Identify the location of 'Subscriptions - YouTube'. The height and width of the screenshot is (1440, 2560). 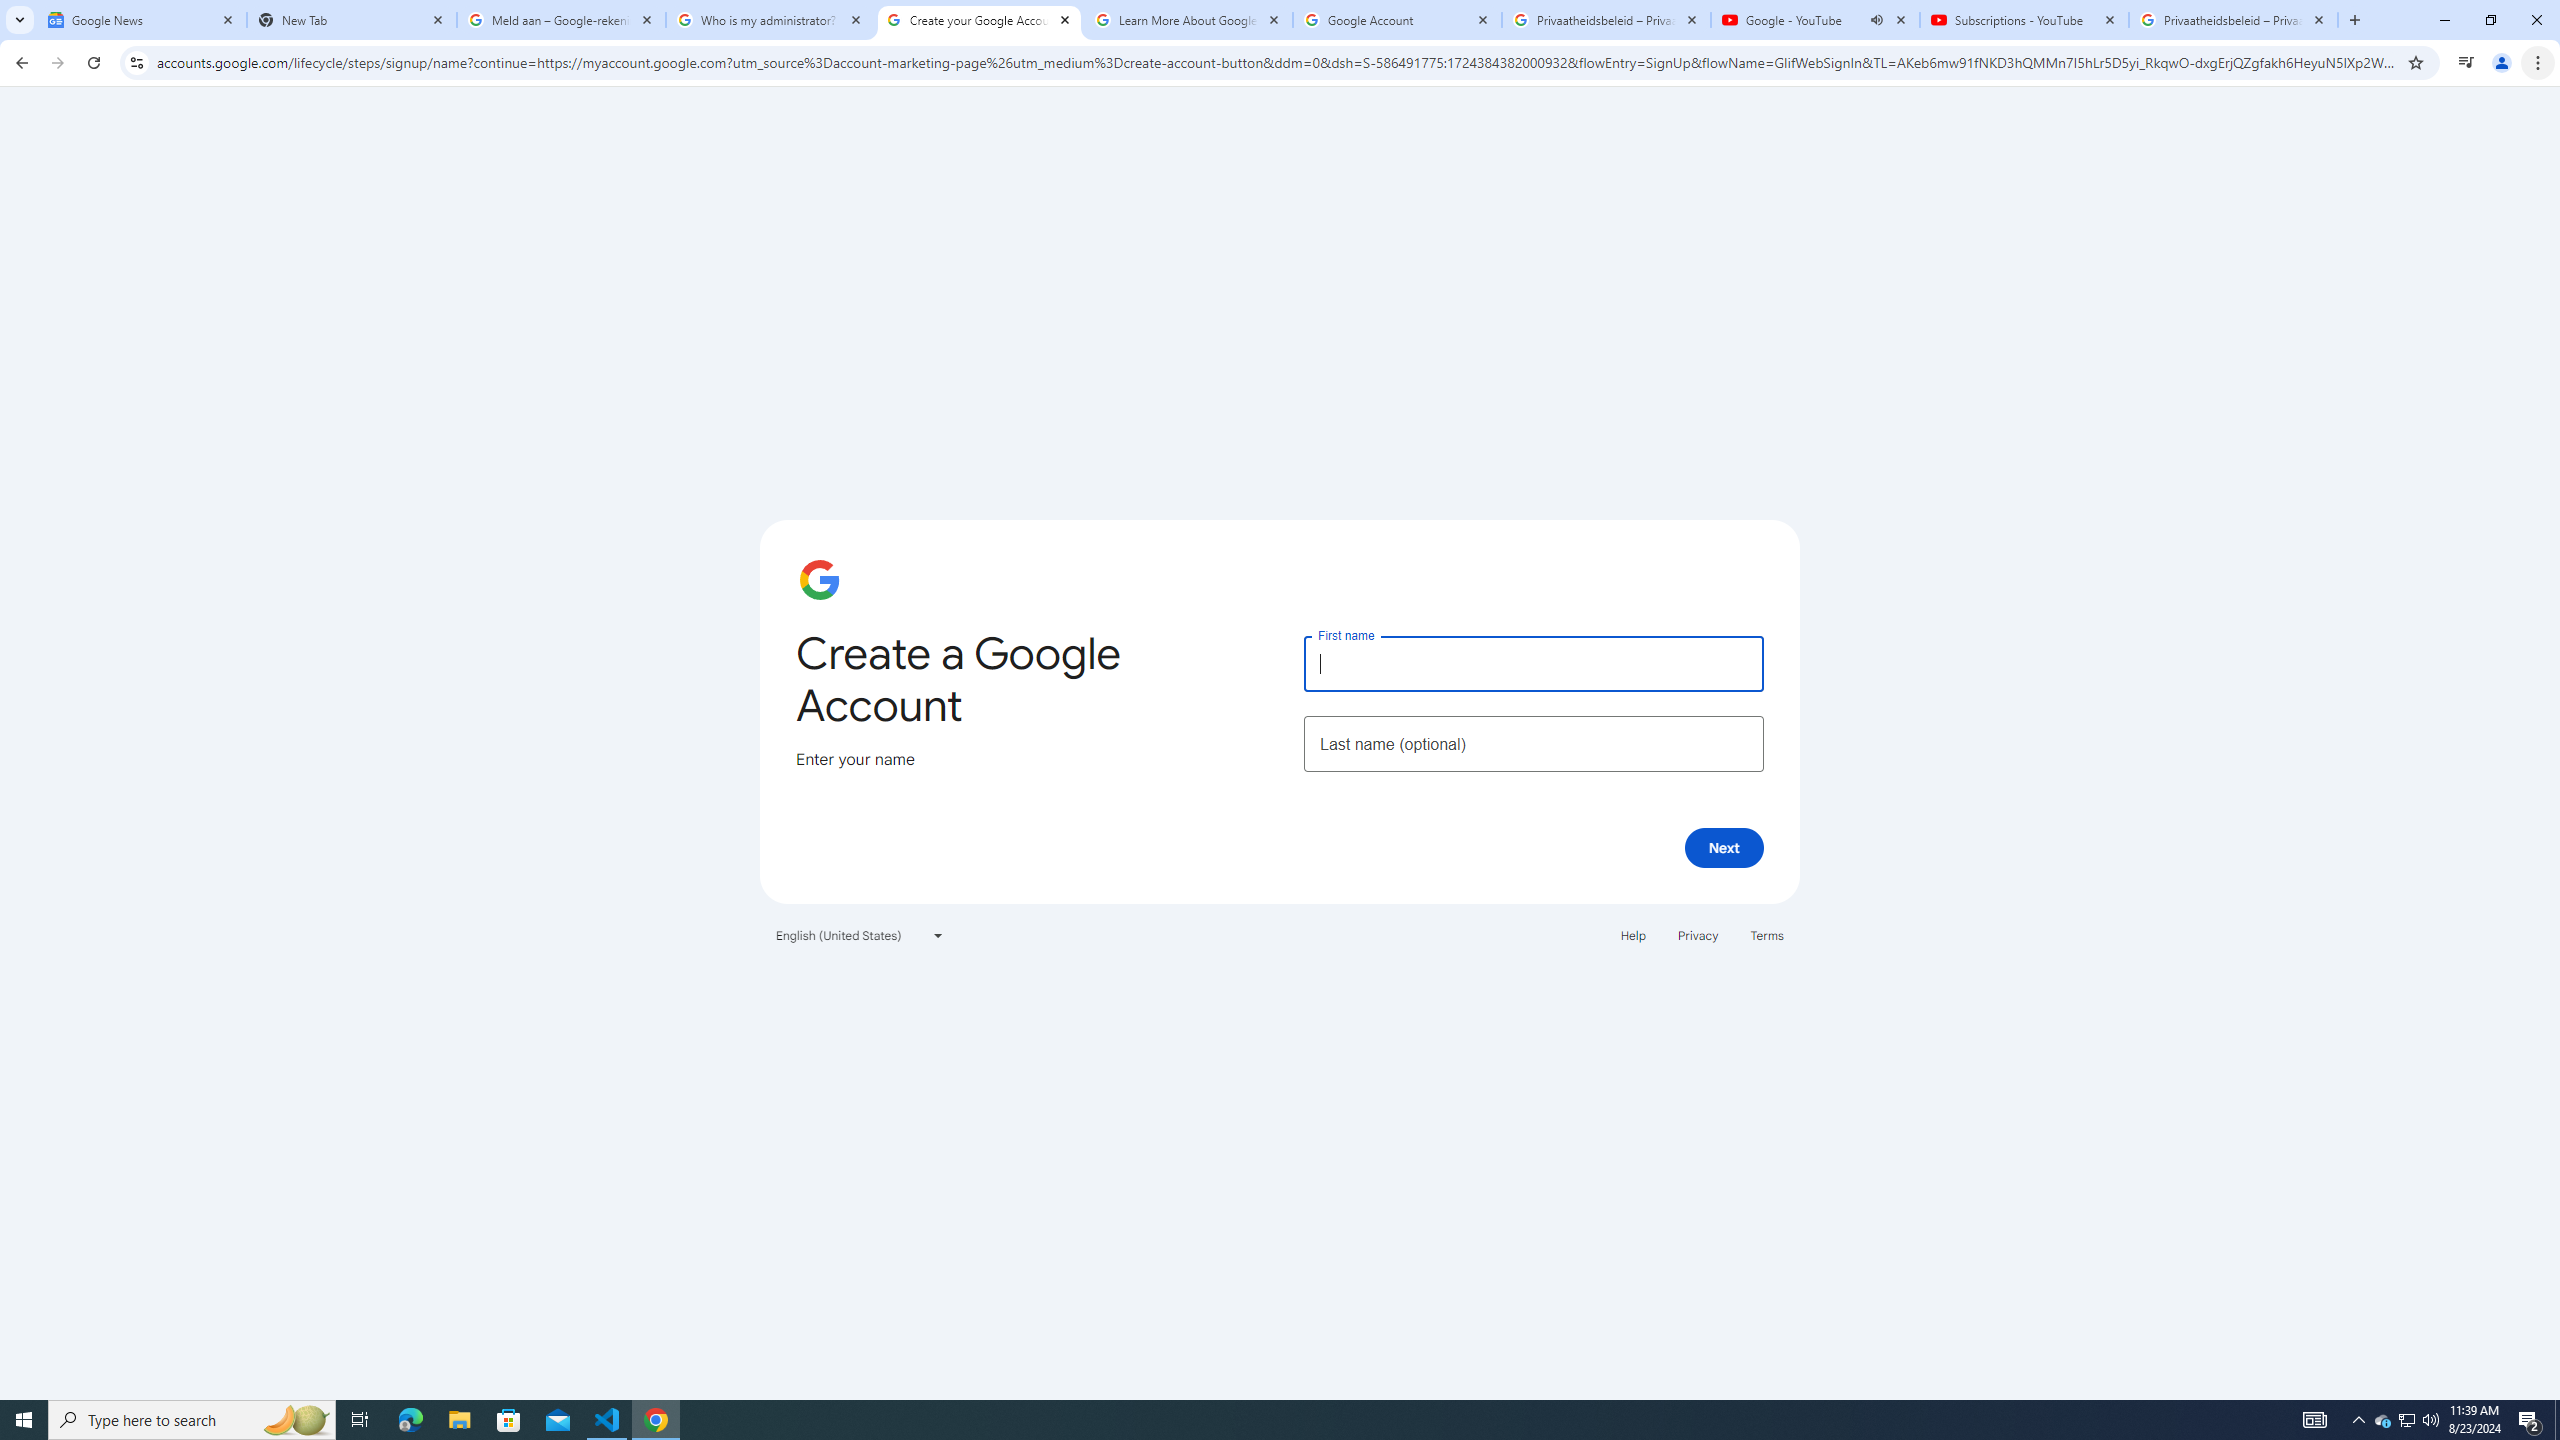
(2022, 19).